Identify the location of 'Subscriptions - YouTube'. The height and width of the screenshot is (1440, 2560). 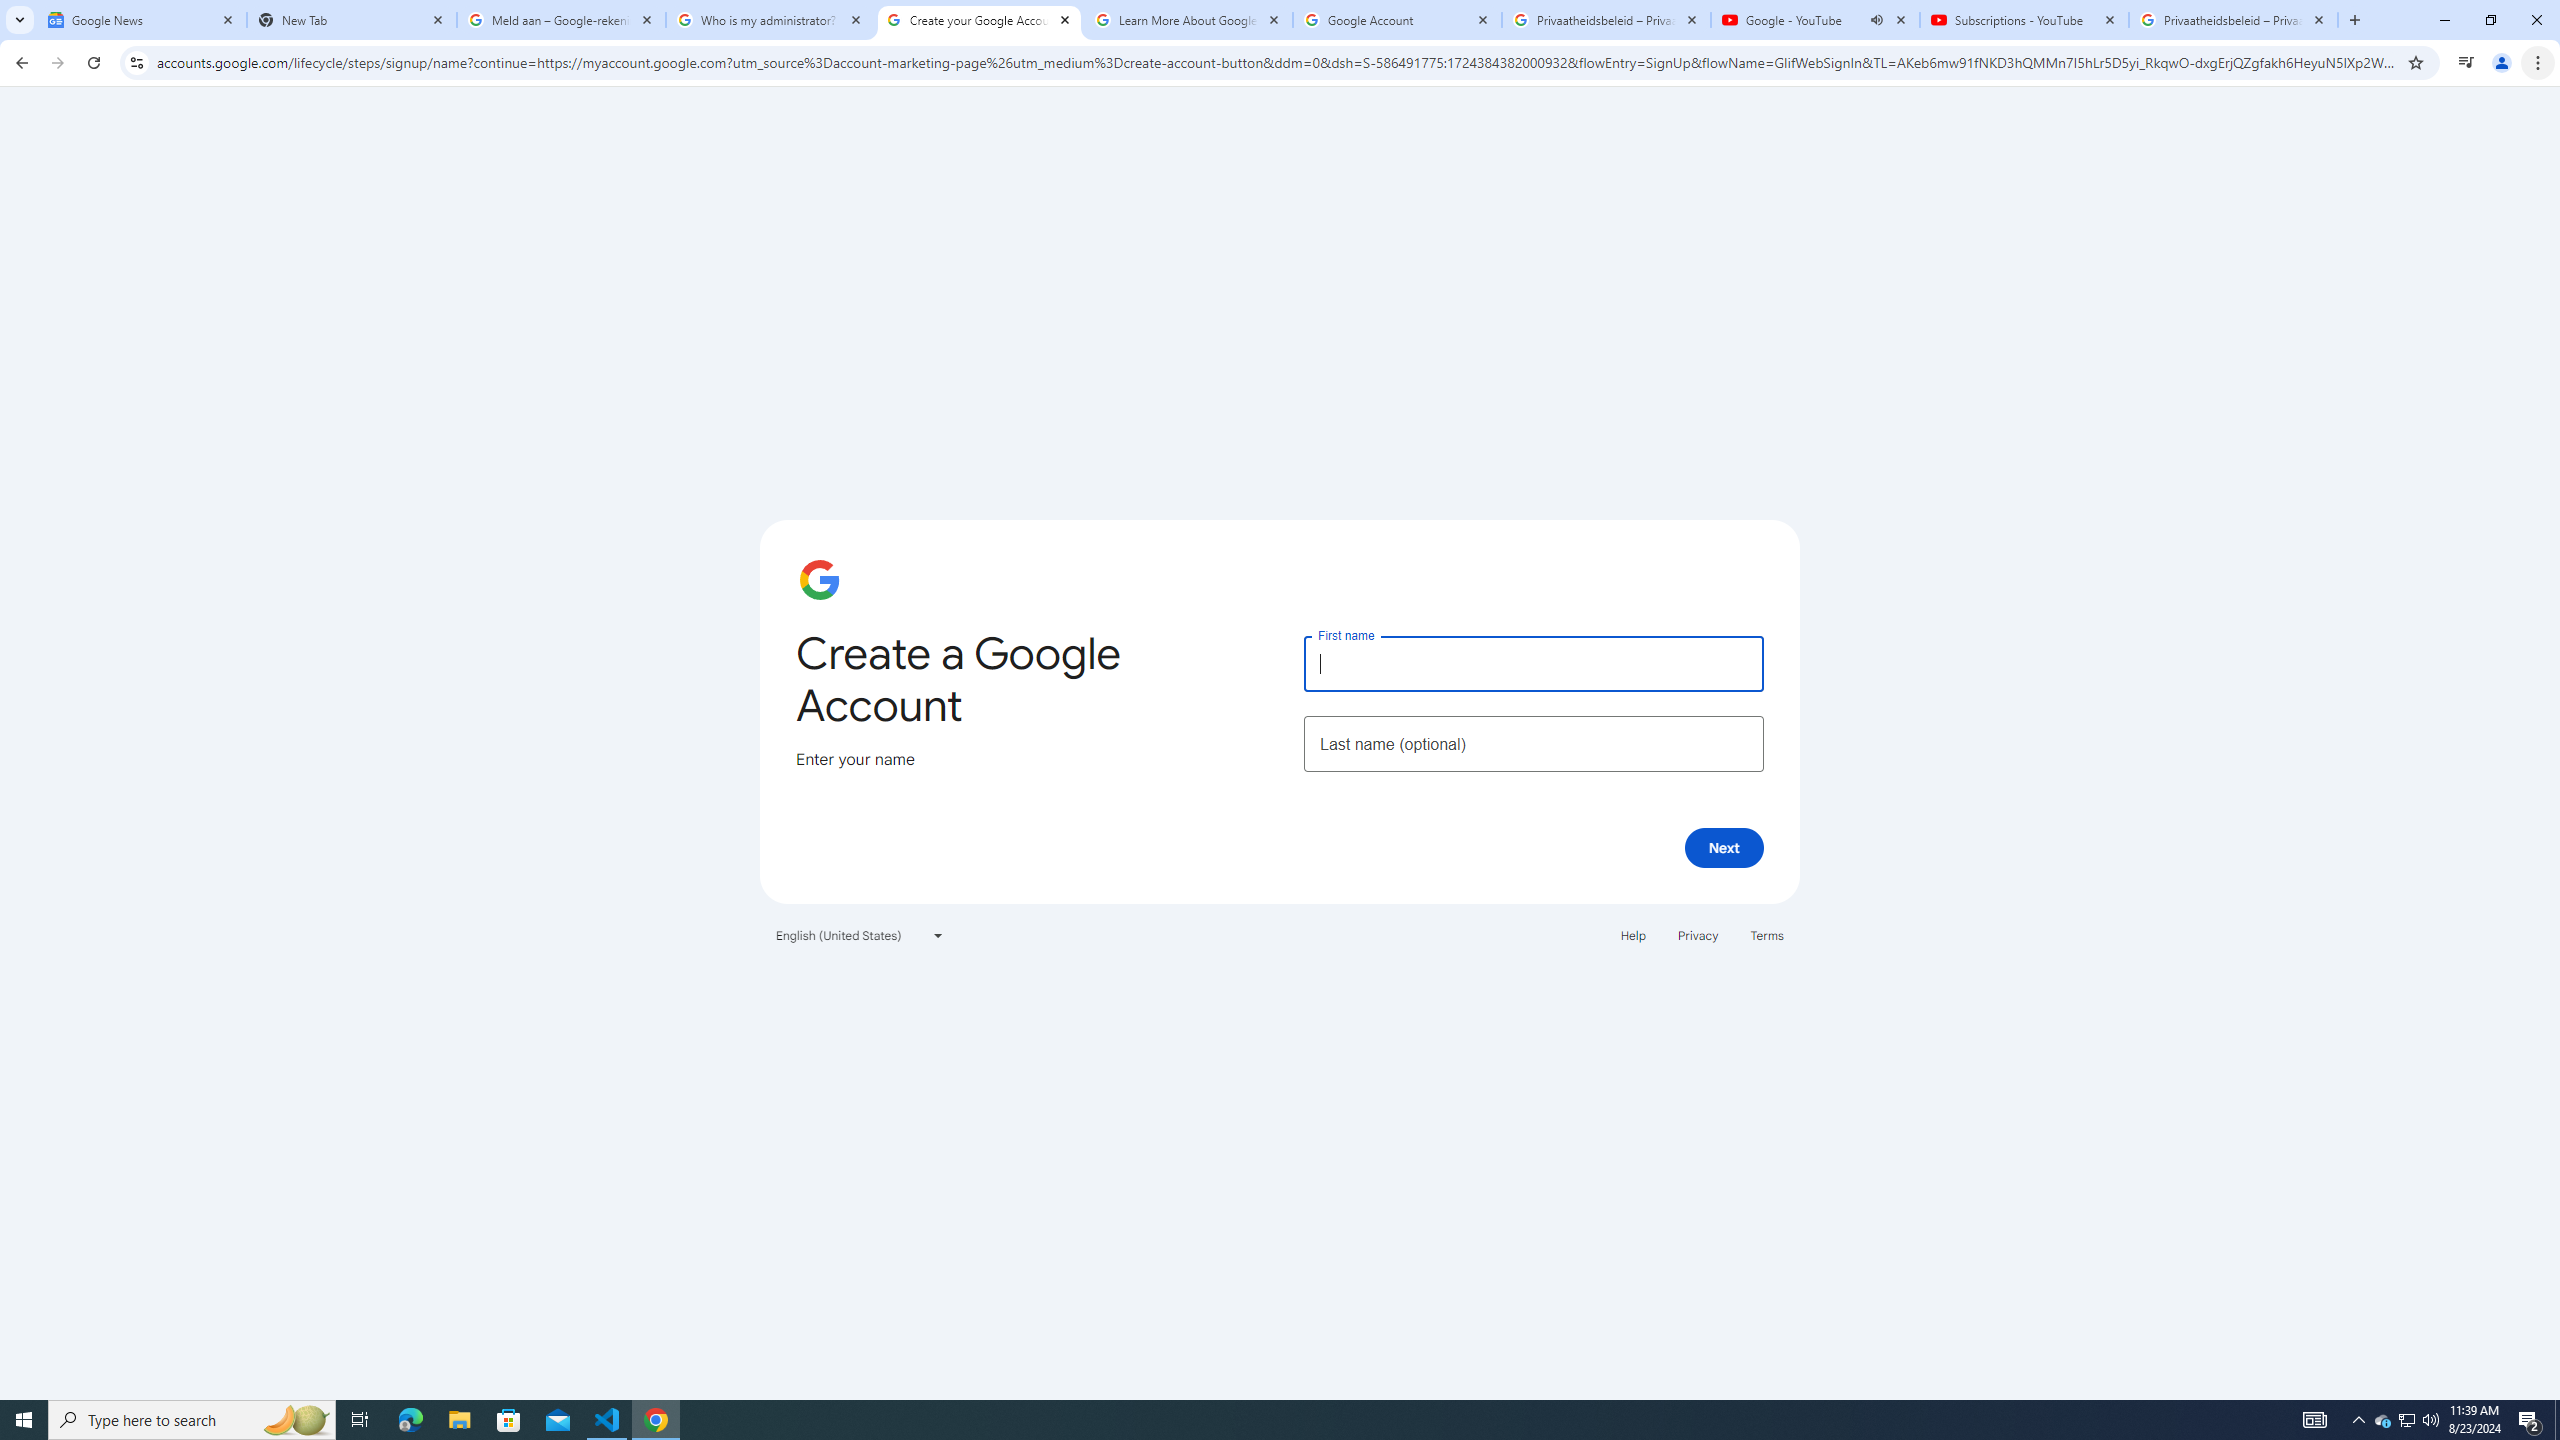
(2022, 19).